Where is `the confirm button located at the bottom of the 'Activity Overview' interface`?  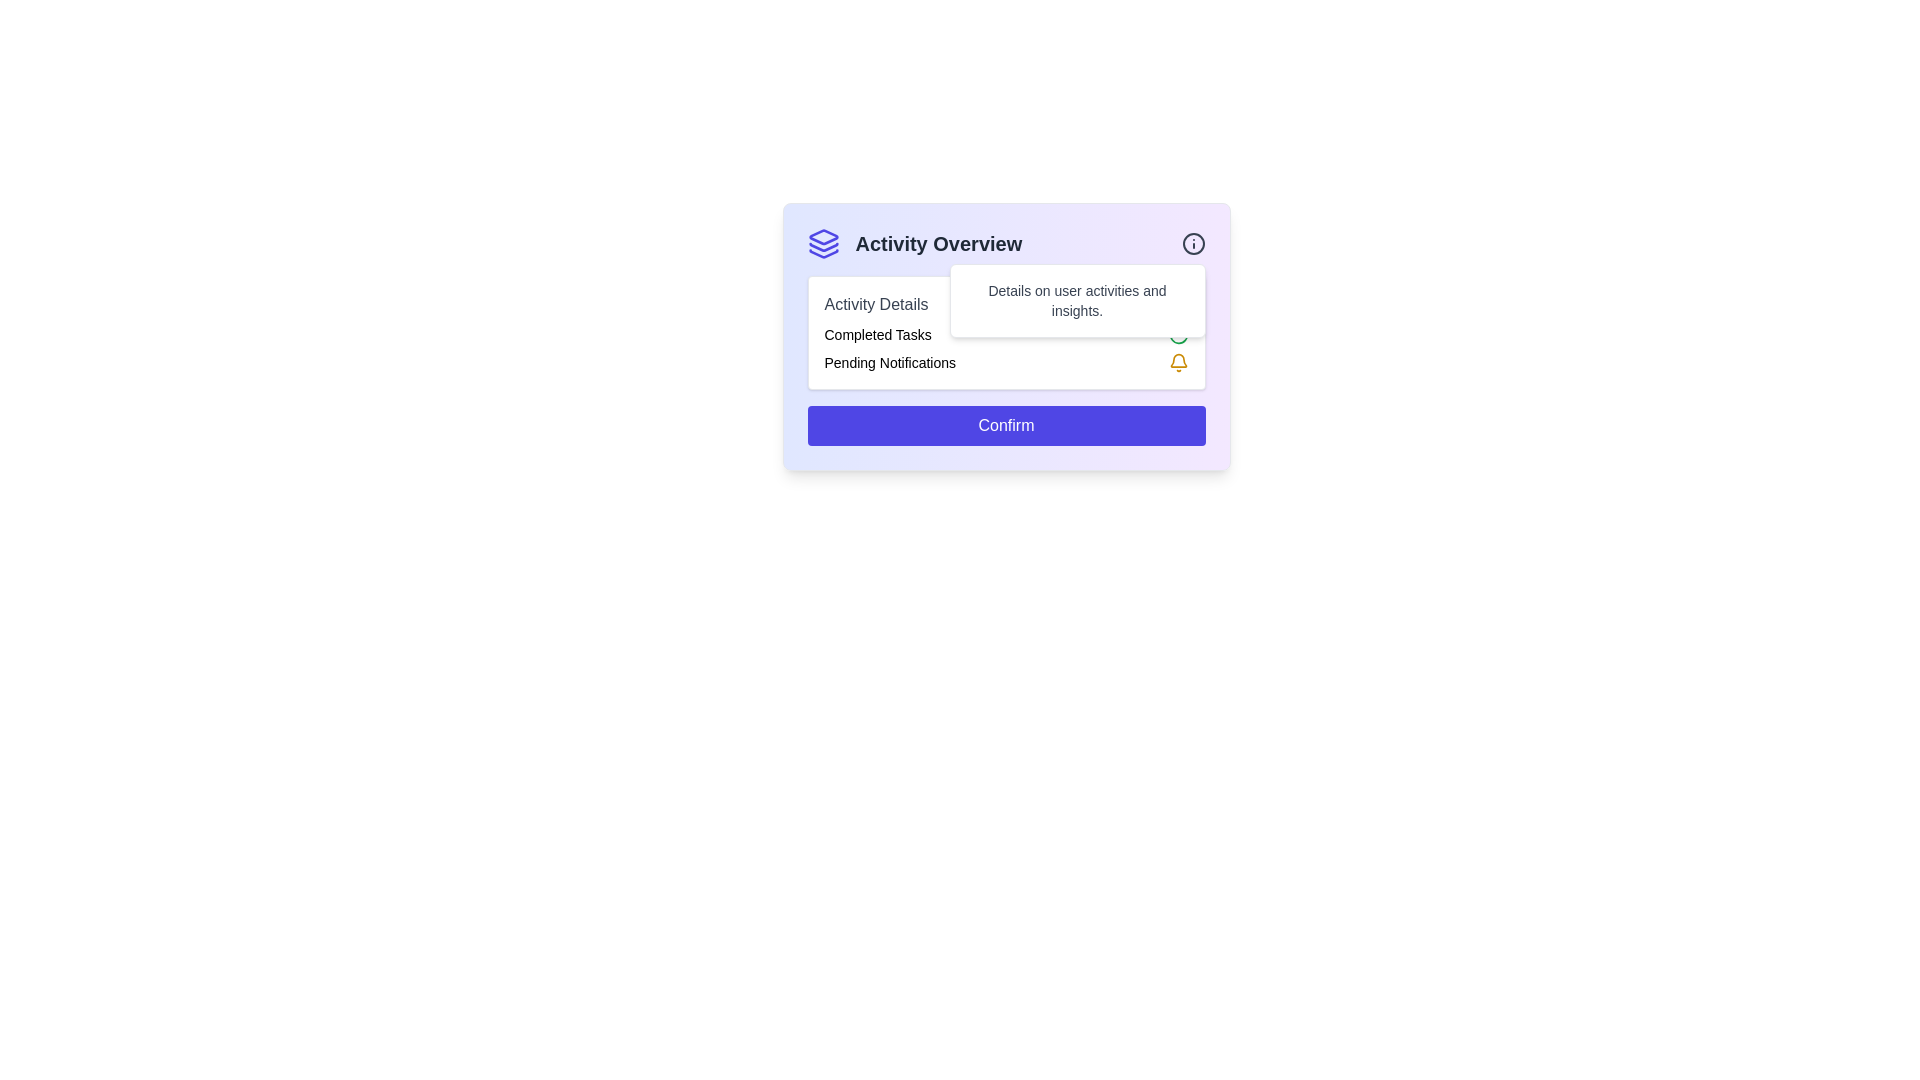
the confirm button located at the bottom of the 'Activity Overview' interface is located at coordinates (1006, 424).